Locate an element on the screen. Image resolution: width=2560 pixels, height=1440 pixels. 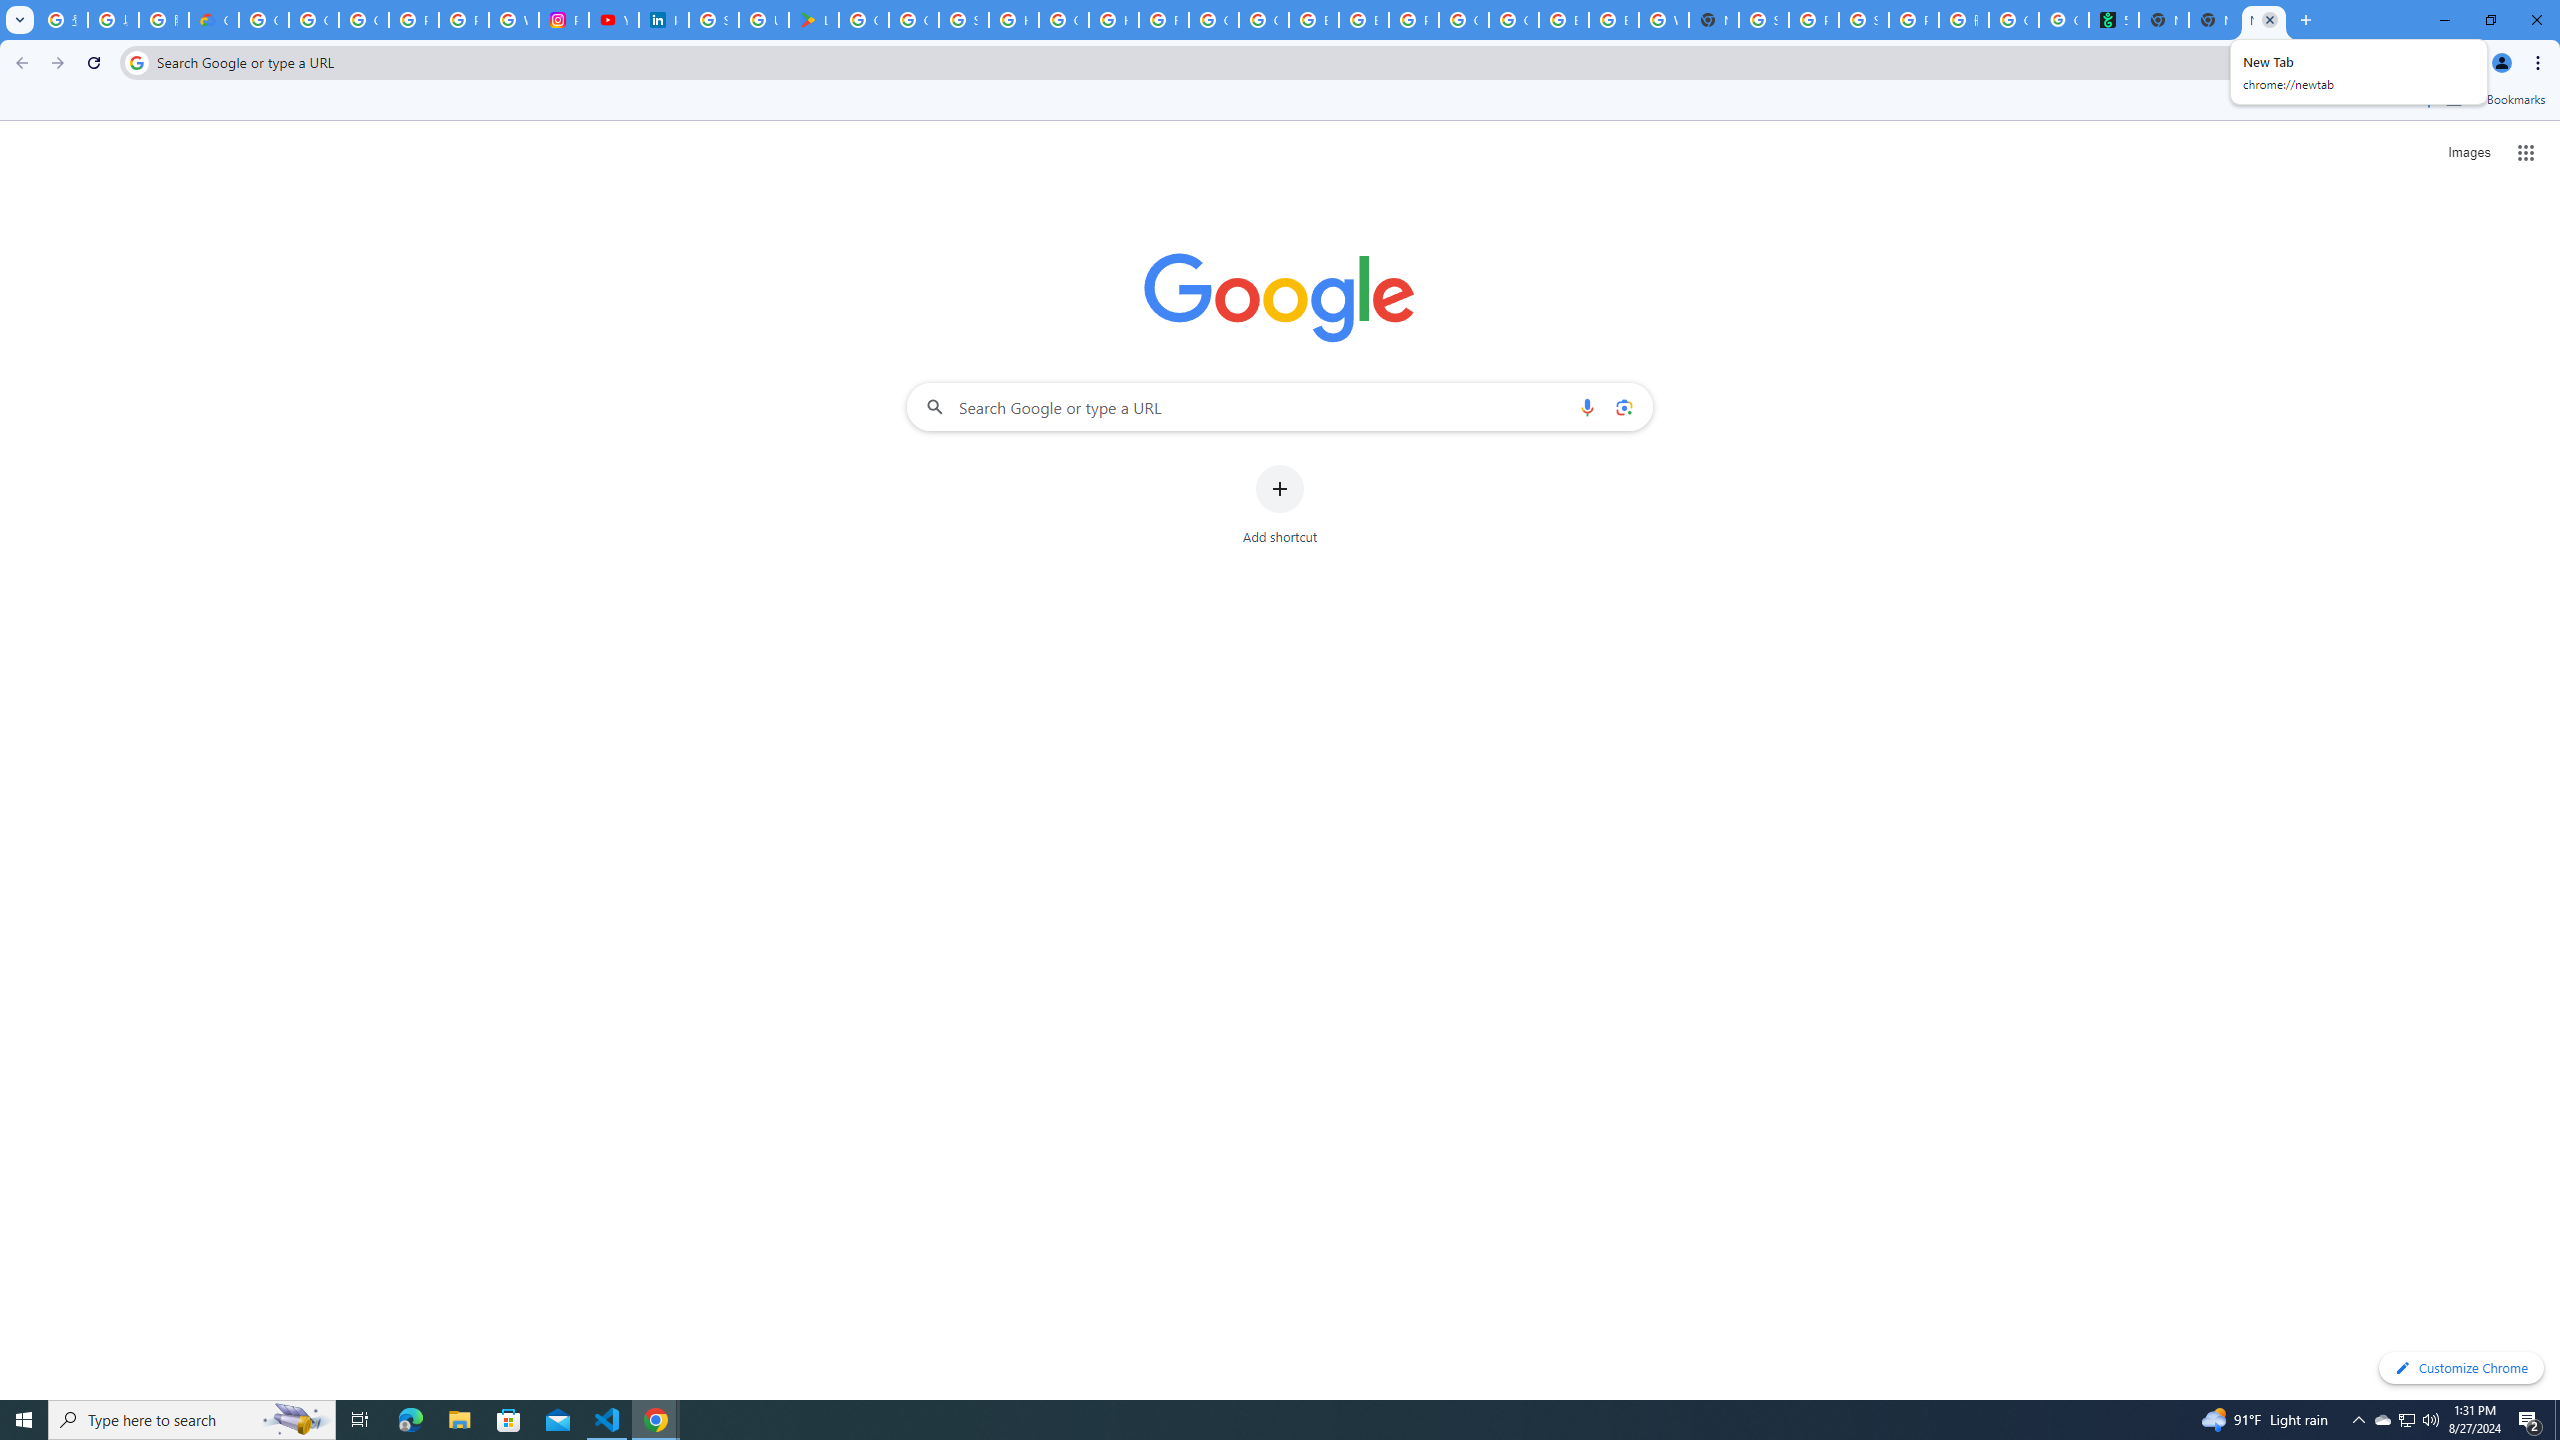
'Forward' is located at coordinates (57, 62).